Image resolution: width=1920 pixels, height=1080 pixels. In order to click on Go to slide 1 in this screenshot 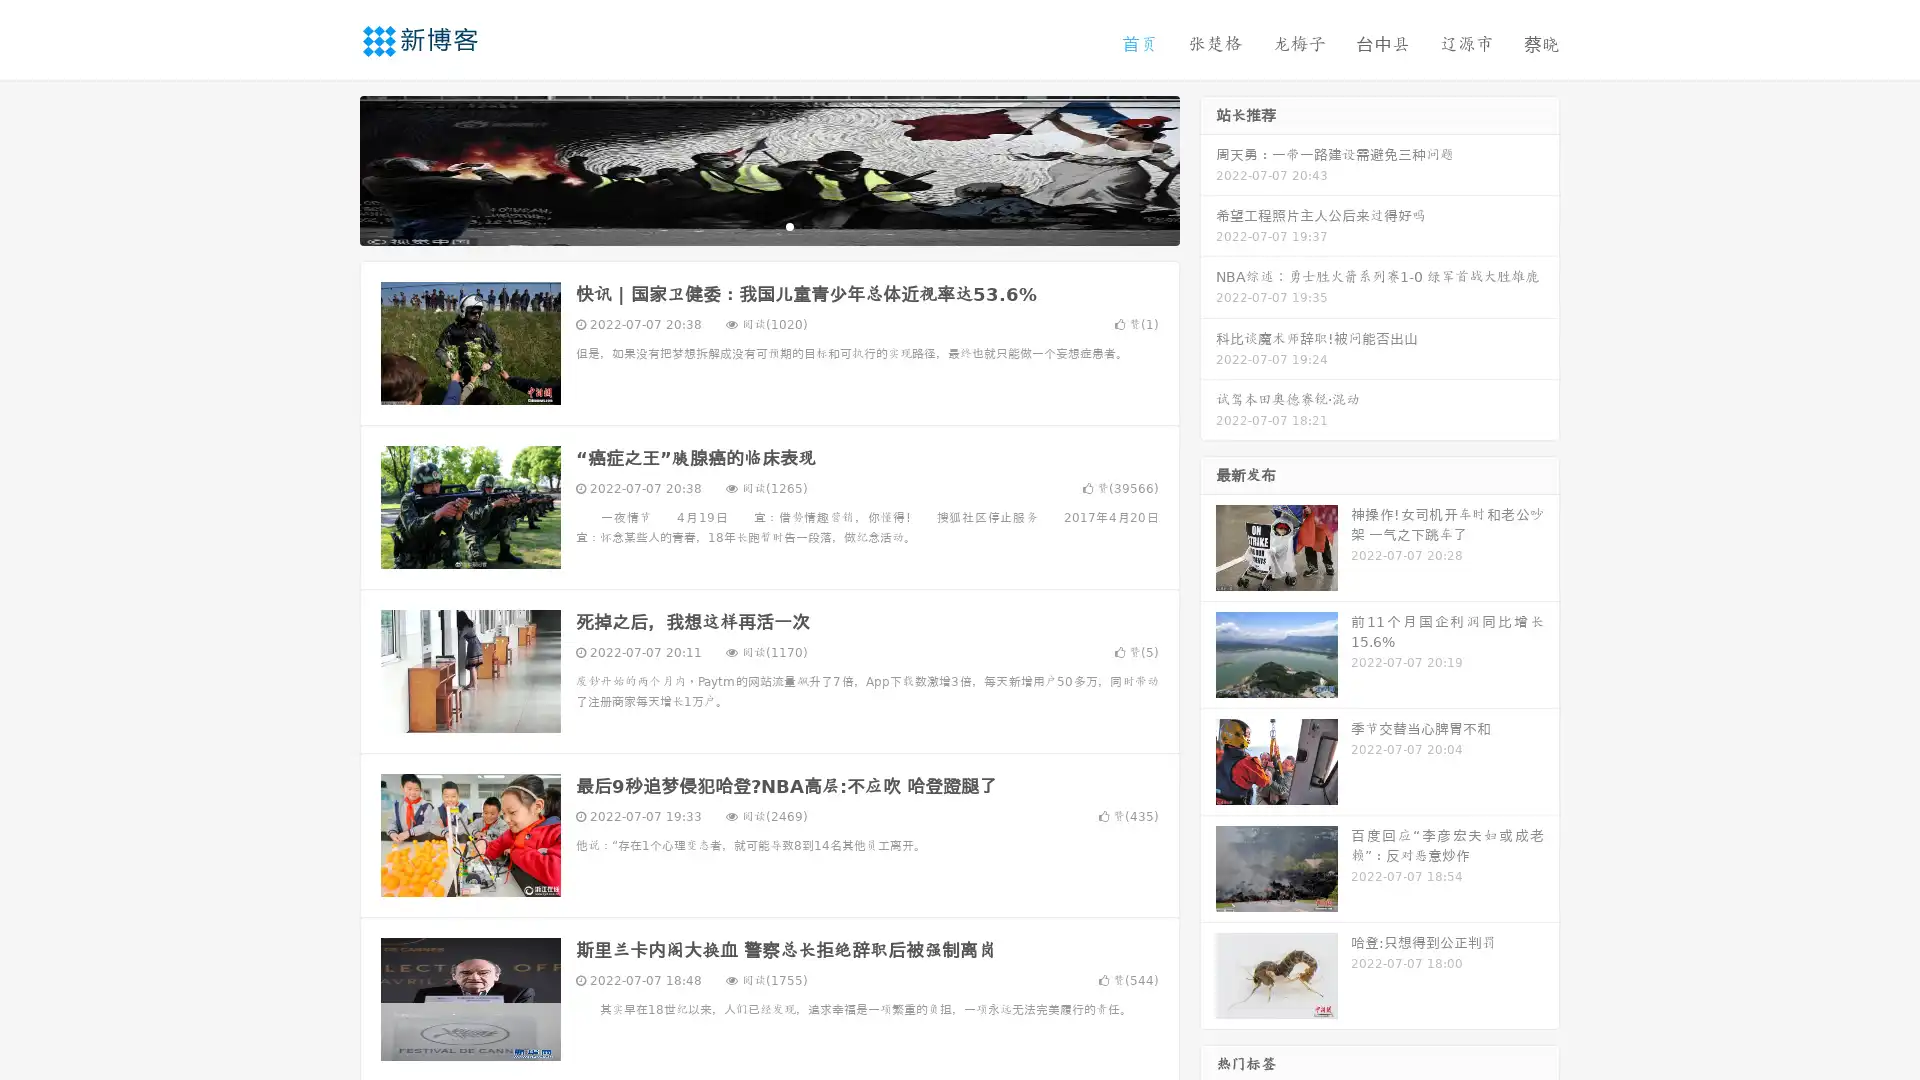, I will do `click(748, 225)`.